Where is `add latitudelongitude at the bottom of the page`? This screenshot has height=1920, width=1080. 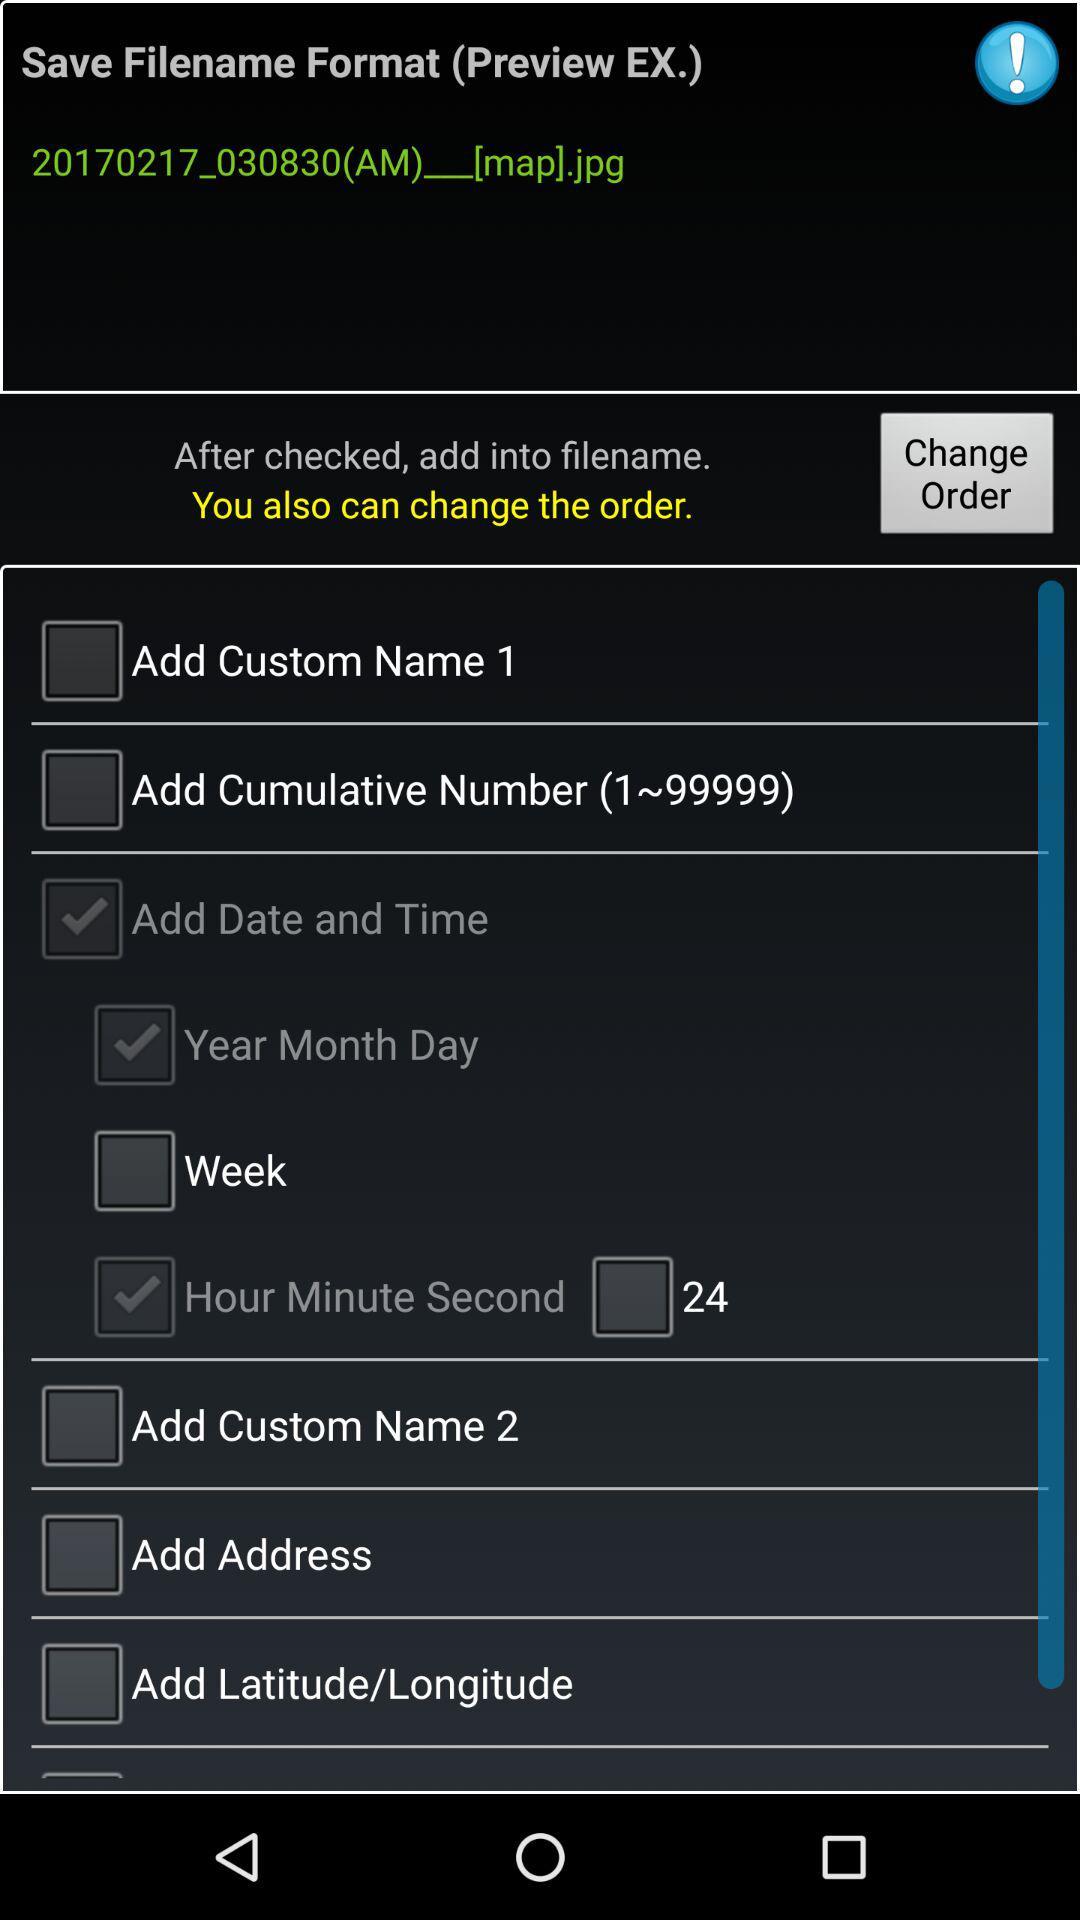 add latitudelongitude at the bottom of the page is located at coordinates (540, 1680).